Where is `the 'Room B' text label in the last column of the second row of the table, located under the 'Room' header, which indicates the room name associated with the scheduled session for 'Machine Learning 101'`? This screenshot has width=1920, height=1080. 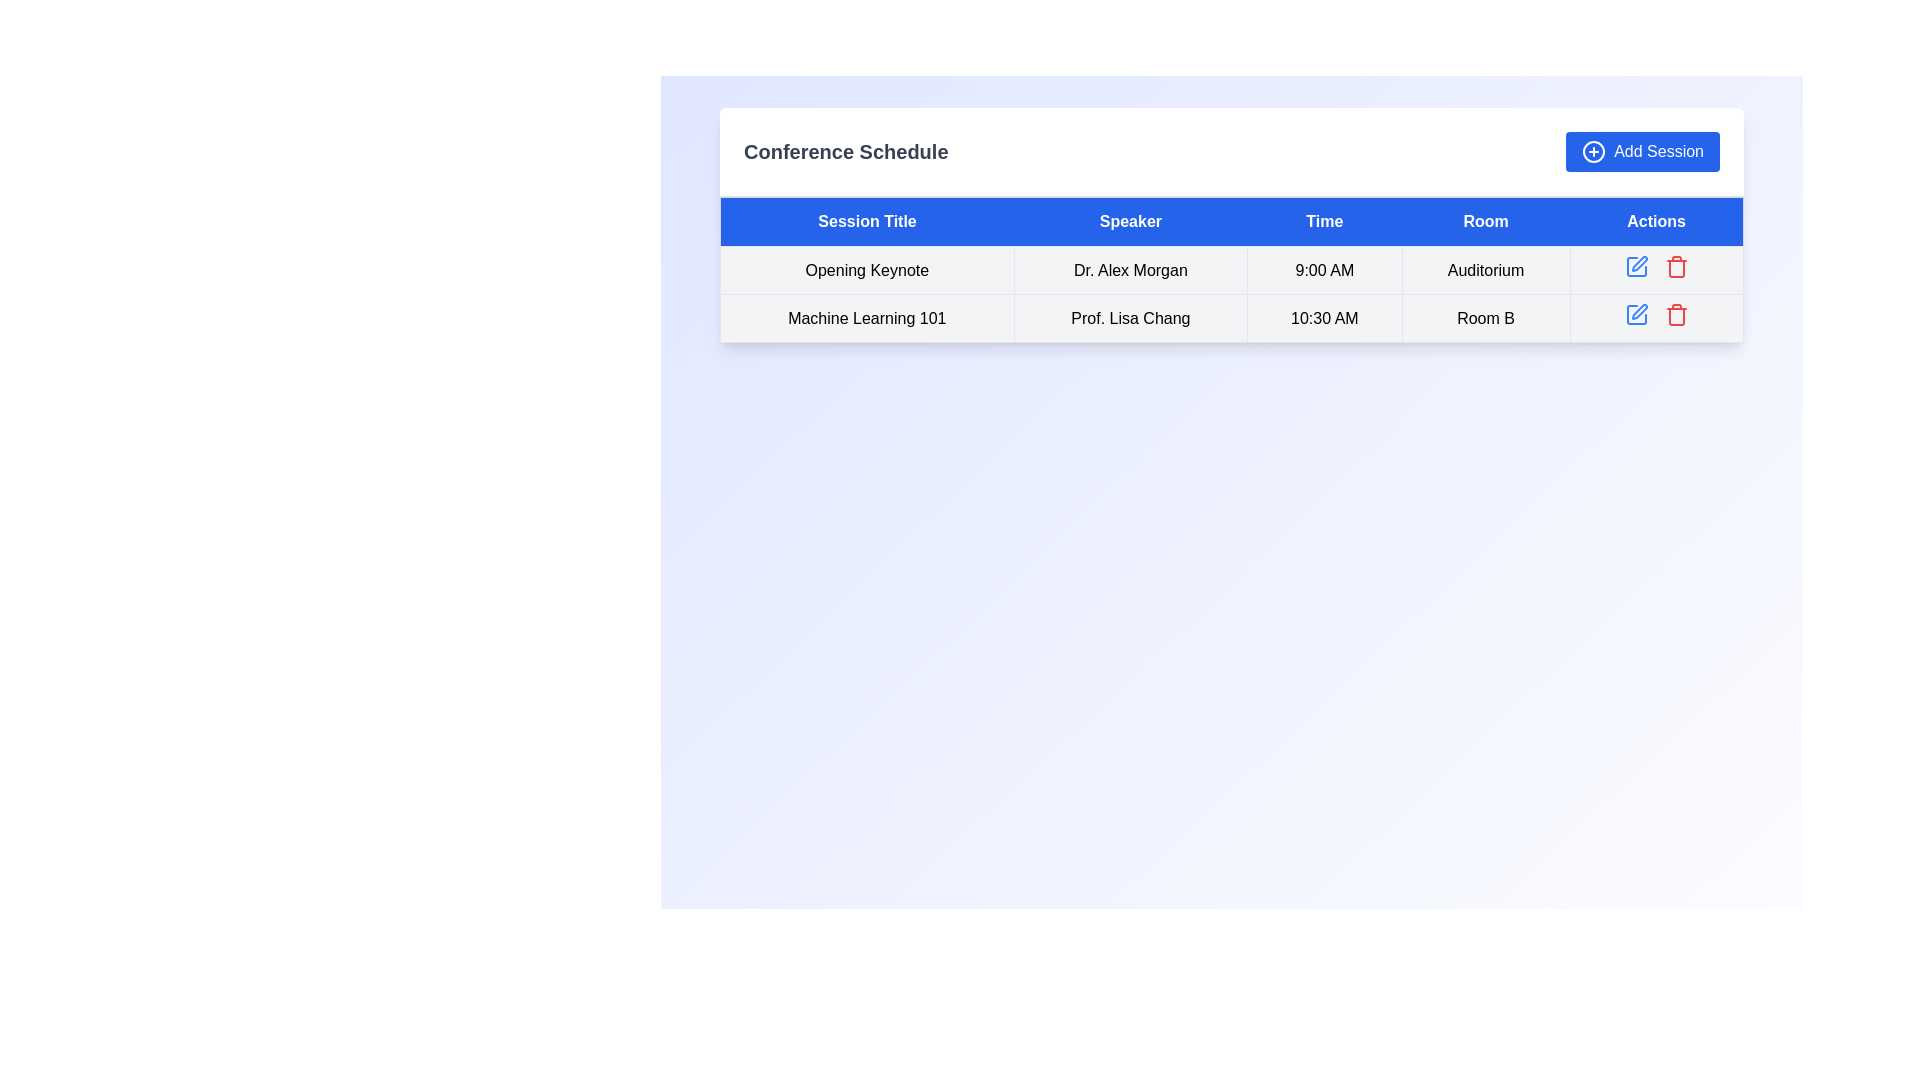 the 'Room B' text label in the last column of the second row of the table, located under the 'Room' header, which indicates the room name associated with the scheduled session for 'Machine Learning 101' is located at coordinates (1486, 317).